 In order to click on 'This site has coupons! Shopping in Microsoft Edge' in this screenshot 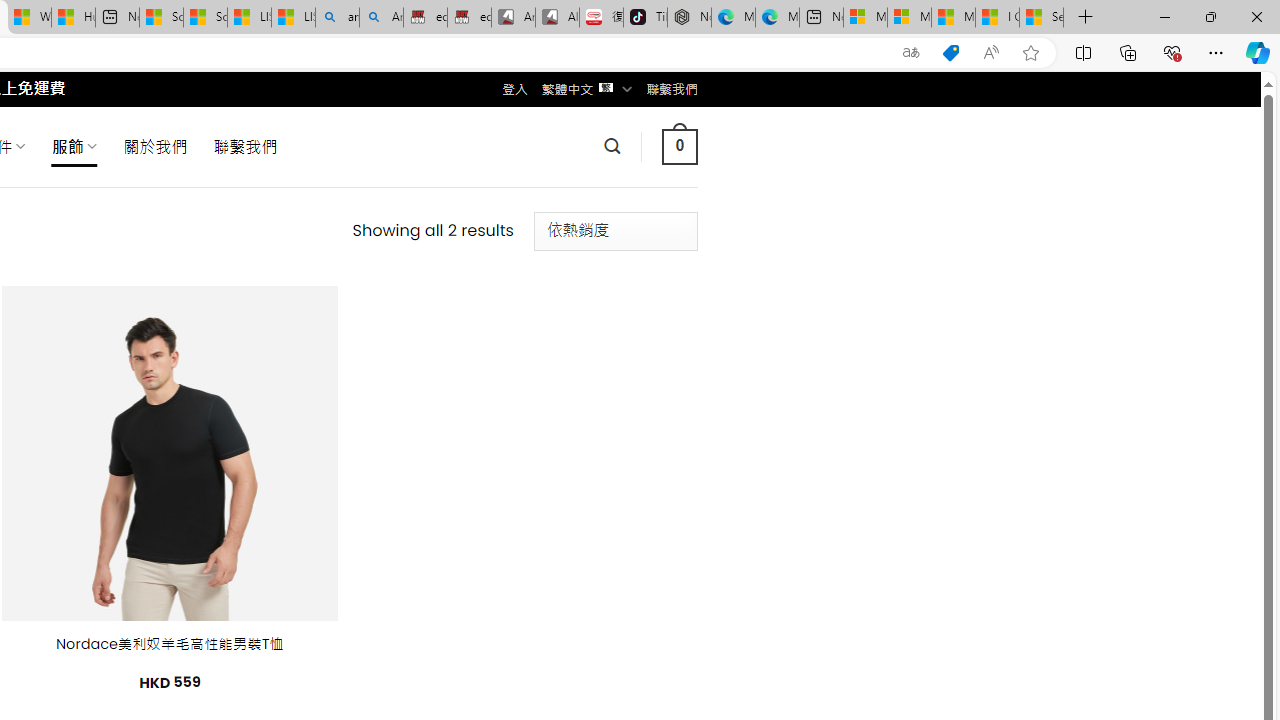, I will do `click(950, 52)`.